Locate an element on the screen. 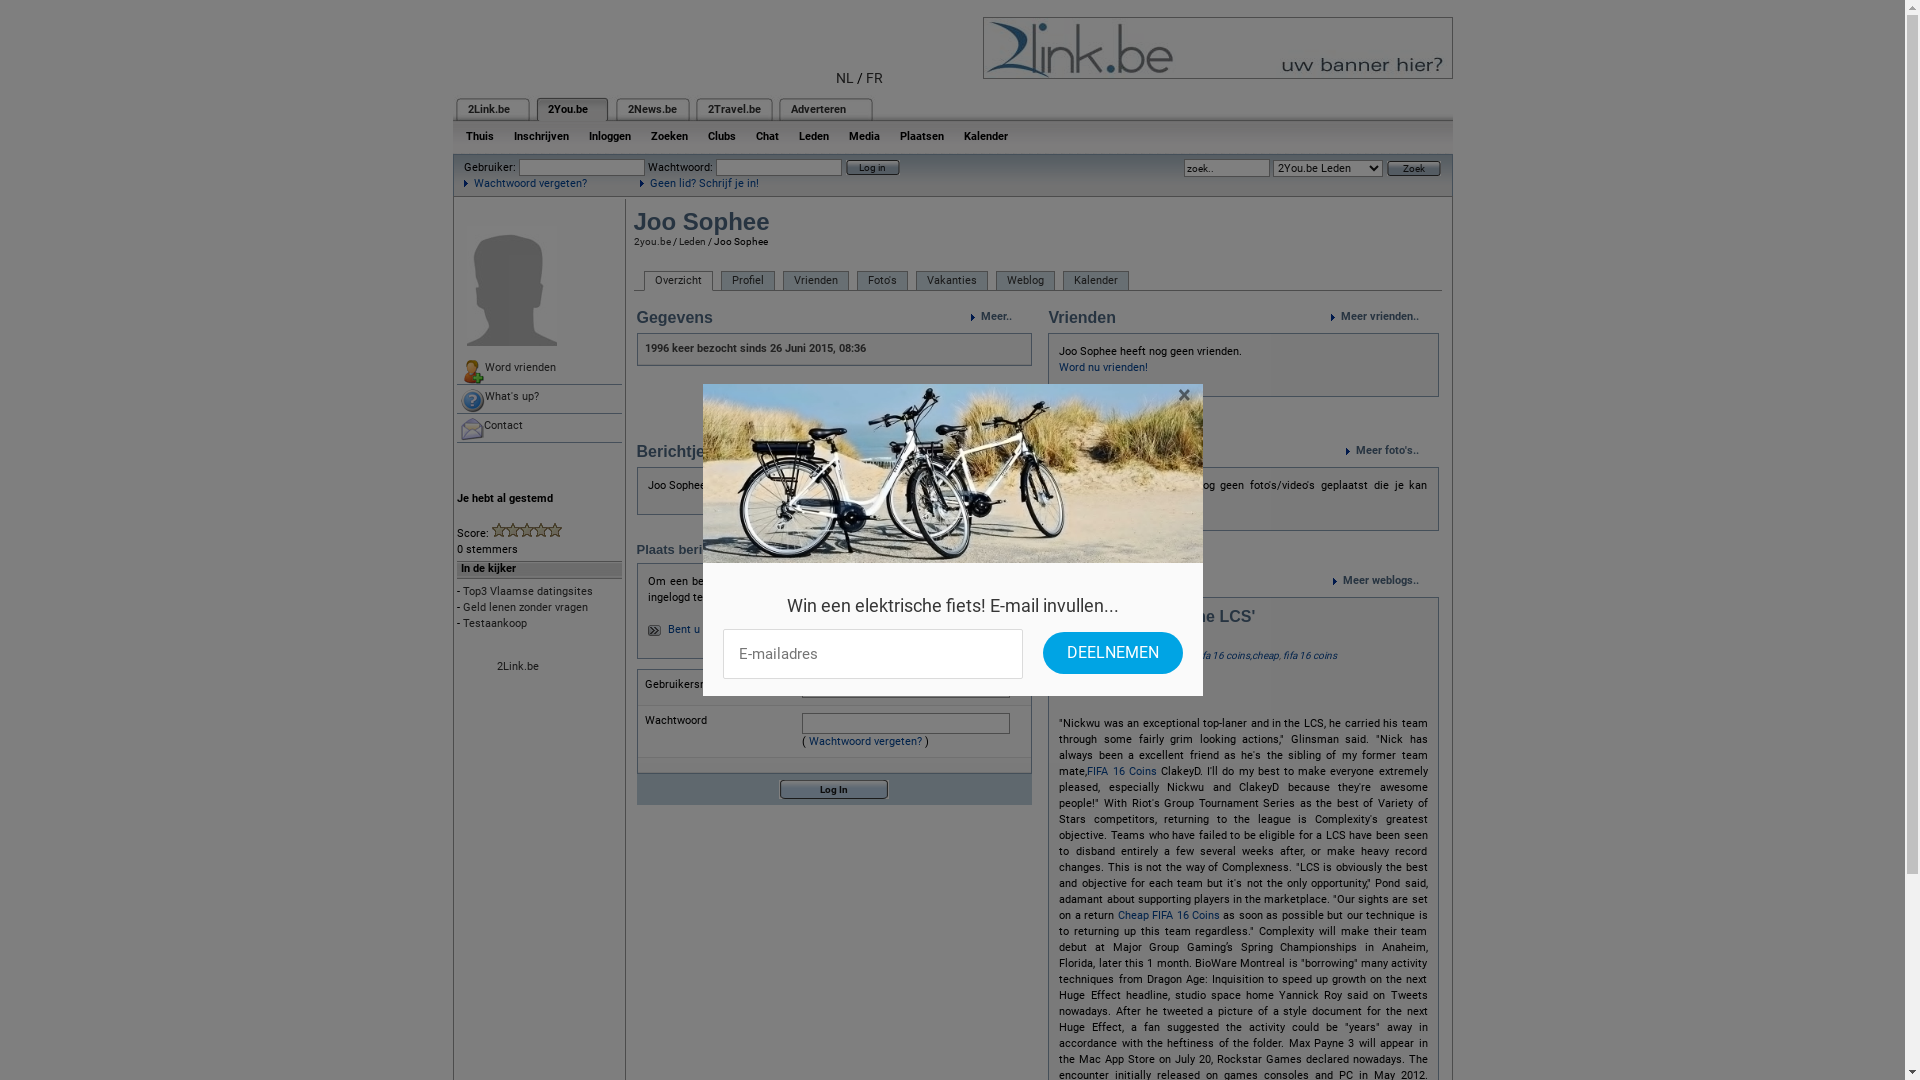 Image resolution: width=1920 pixels, height=1080 pixels. '2Travel.be' is located at coordinates (733, 109).